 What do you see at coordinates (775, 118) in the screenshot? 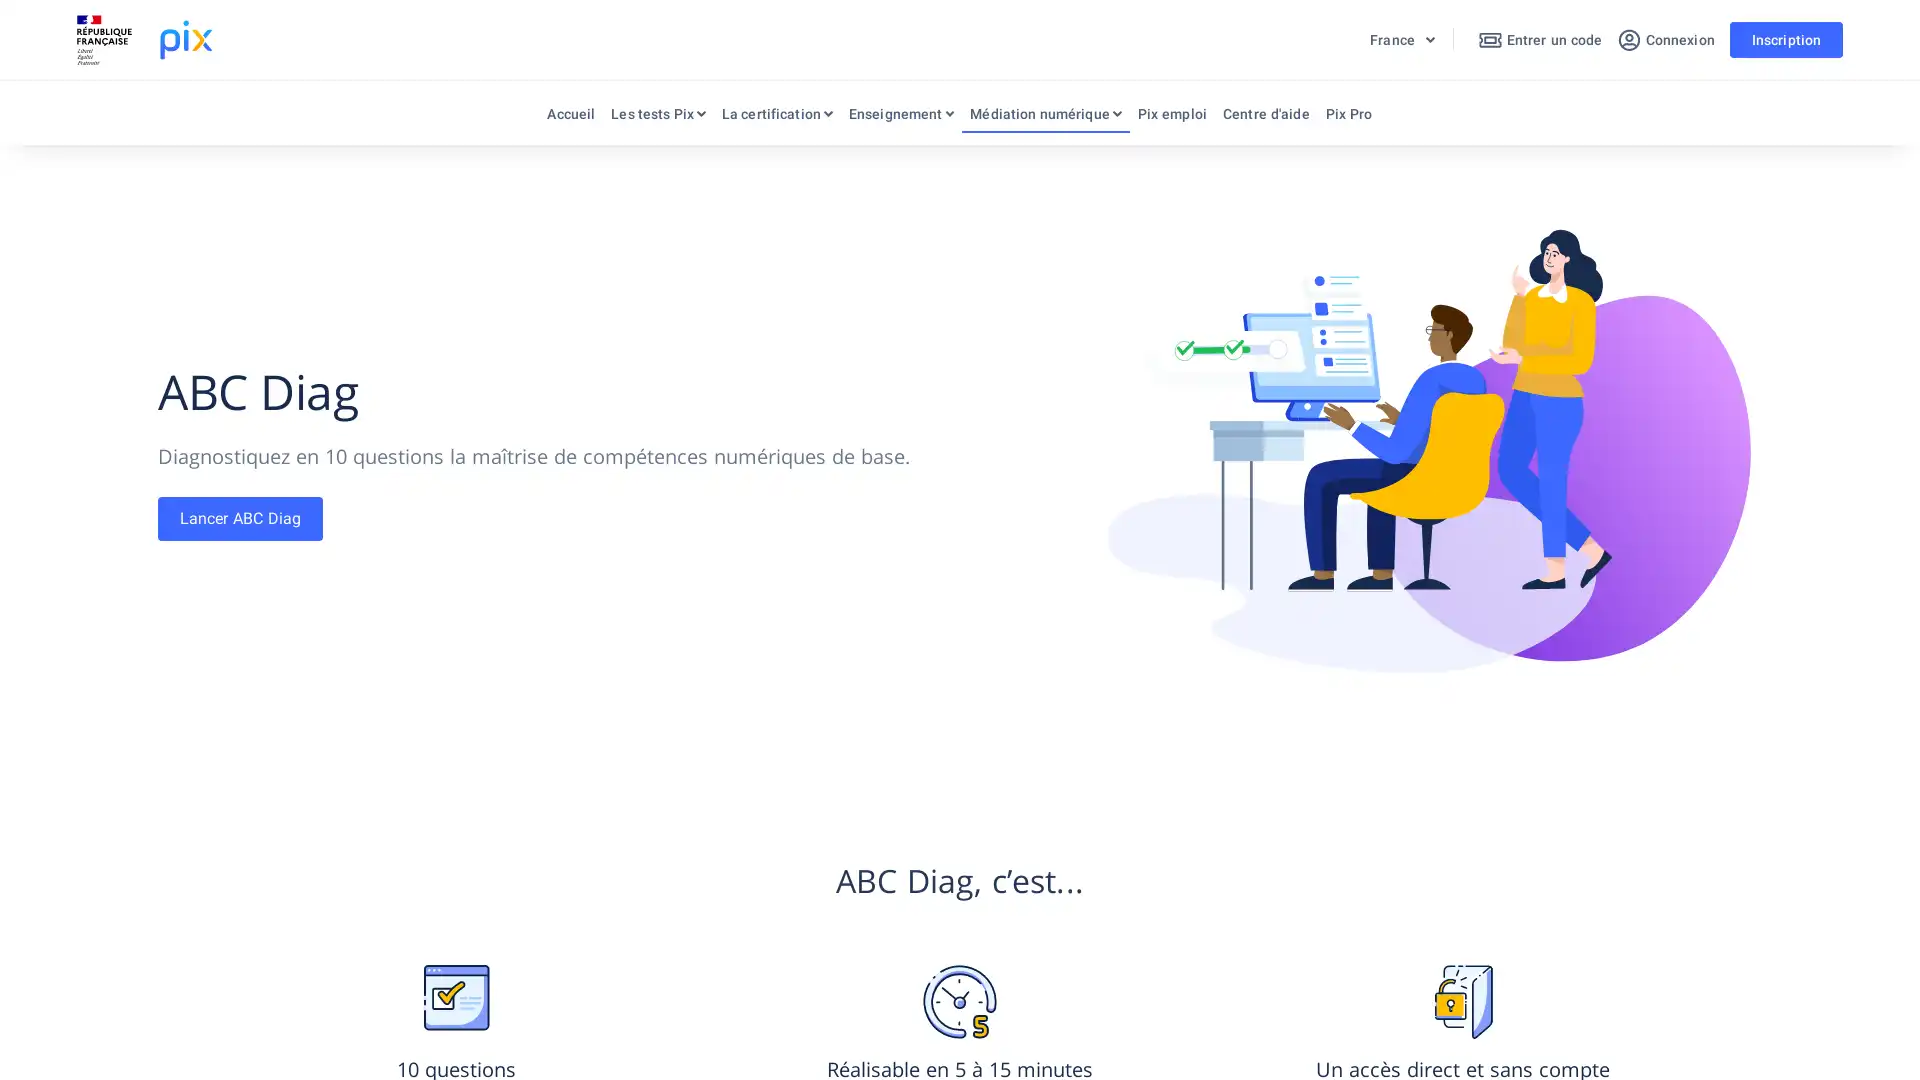
I see `La certification` at bounding box center [775, 118].